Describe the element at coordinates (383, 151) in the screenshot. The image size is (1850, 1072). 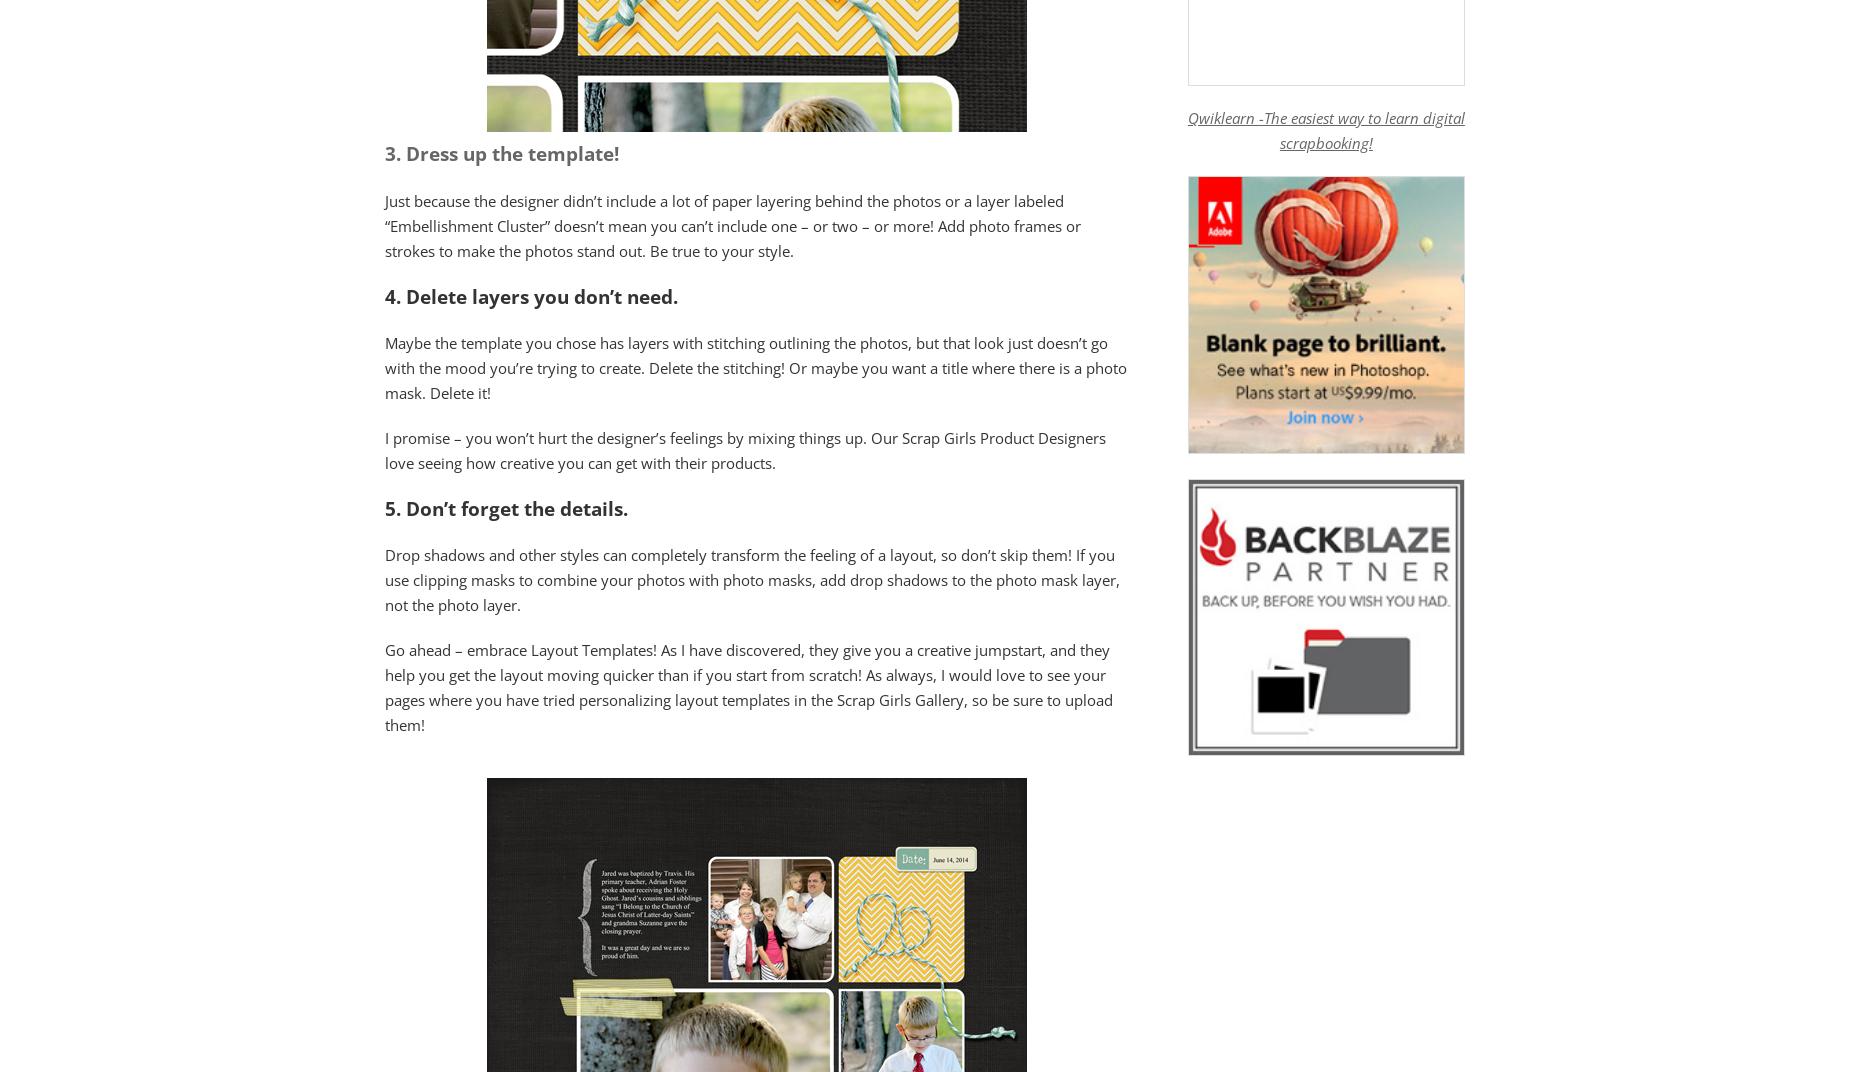
I see `'3.'` at that location.